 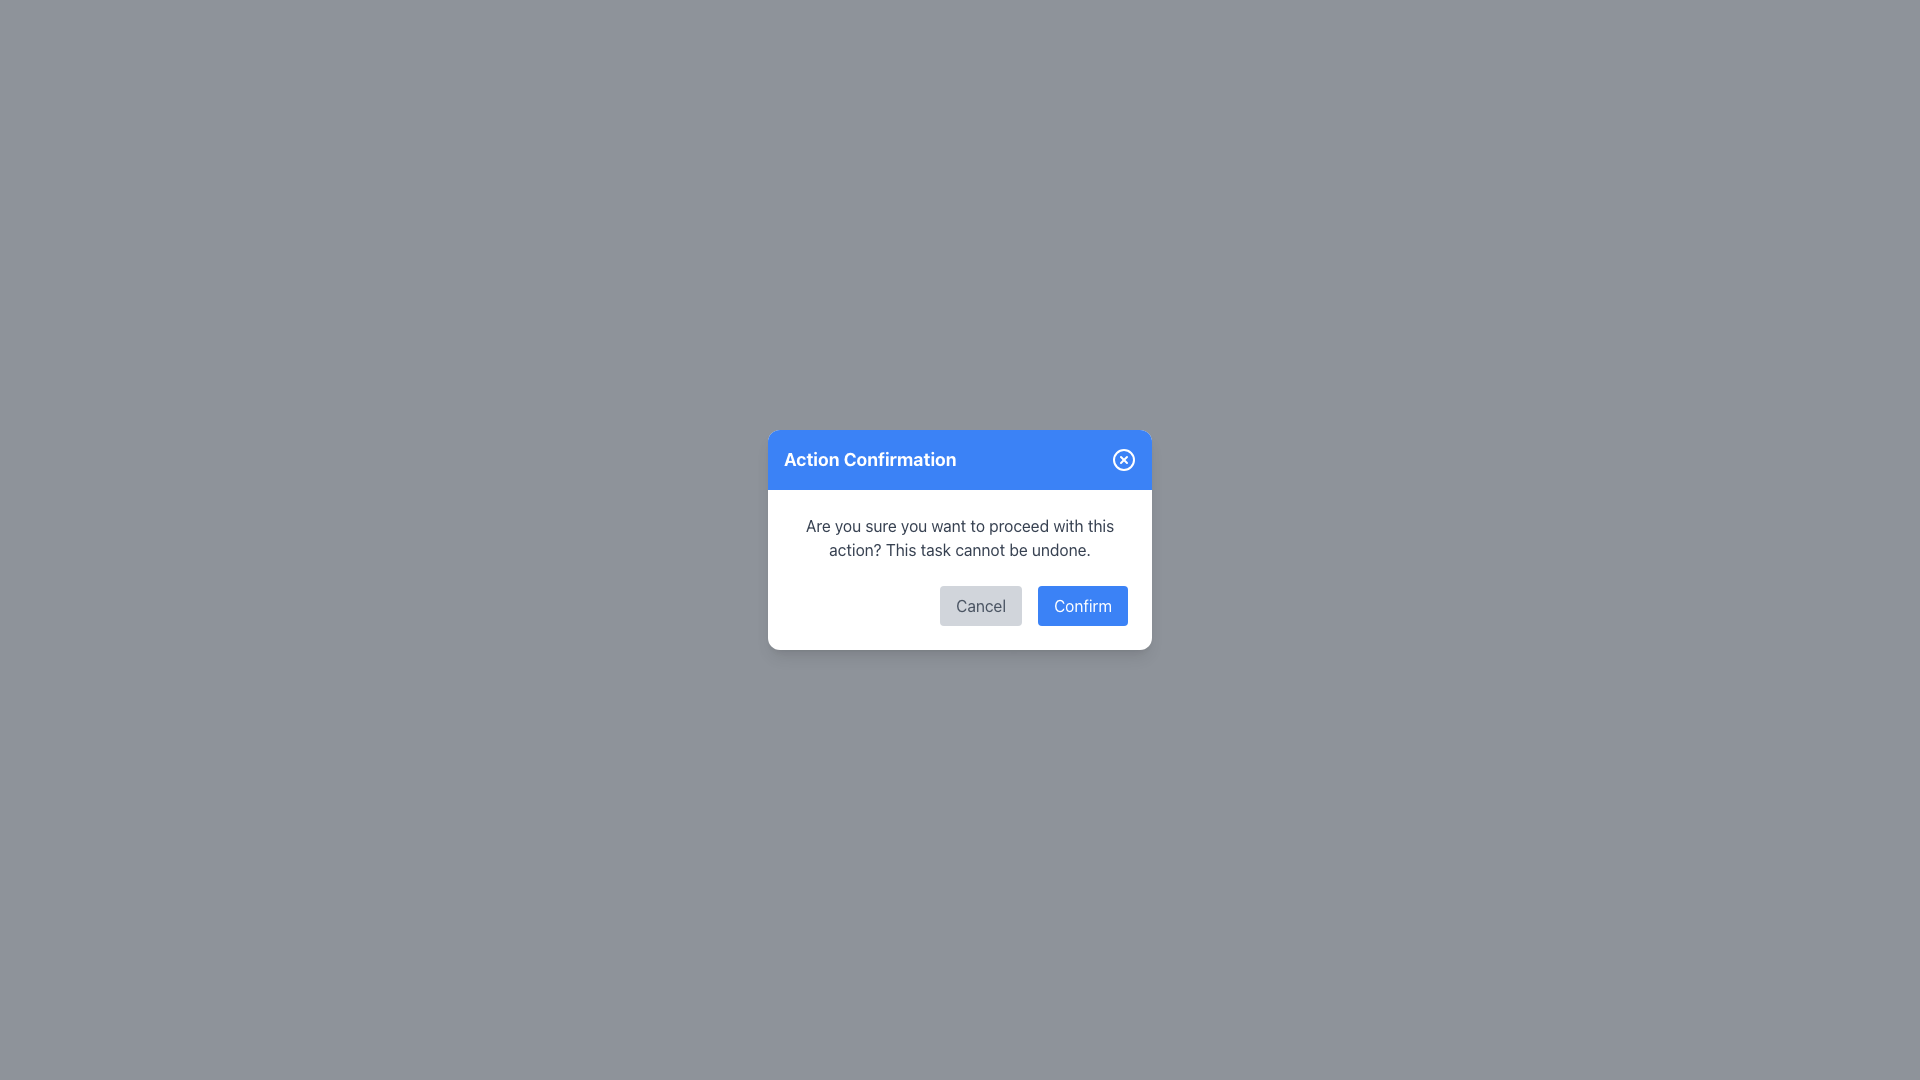 I want to click on the cancel button located in the footer of the dialog box, so click(x=981, y=604).